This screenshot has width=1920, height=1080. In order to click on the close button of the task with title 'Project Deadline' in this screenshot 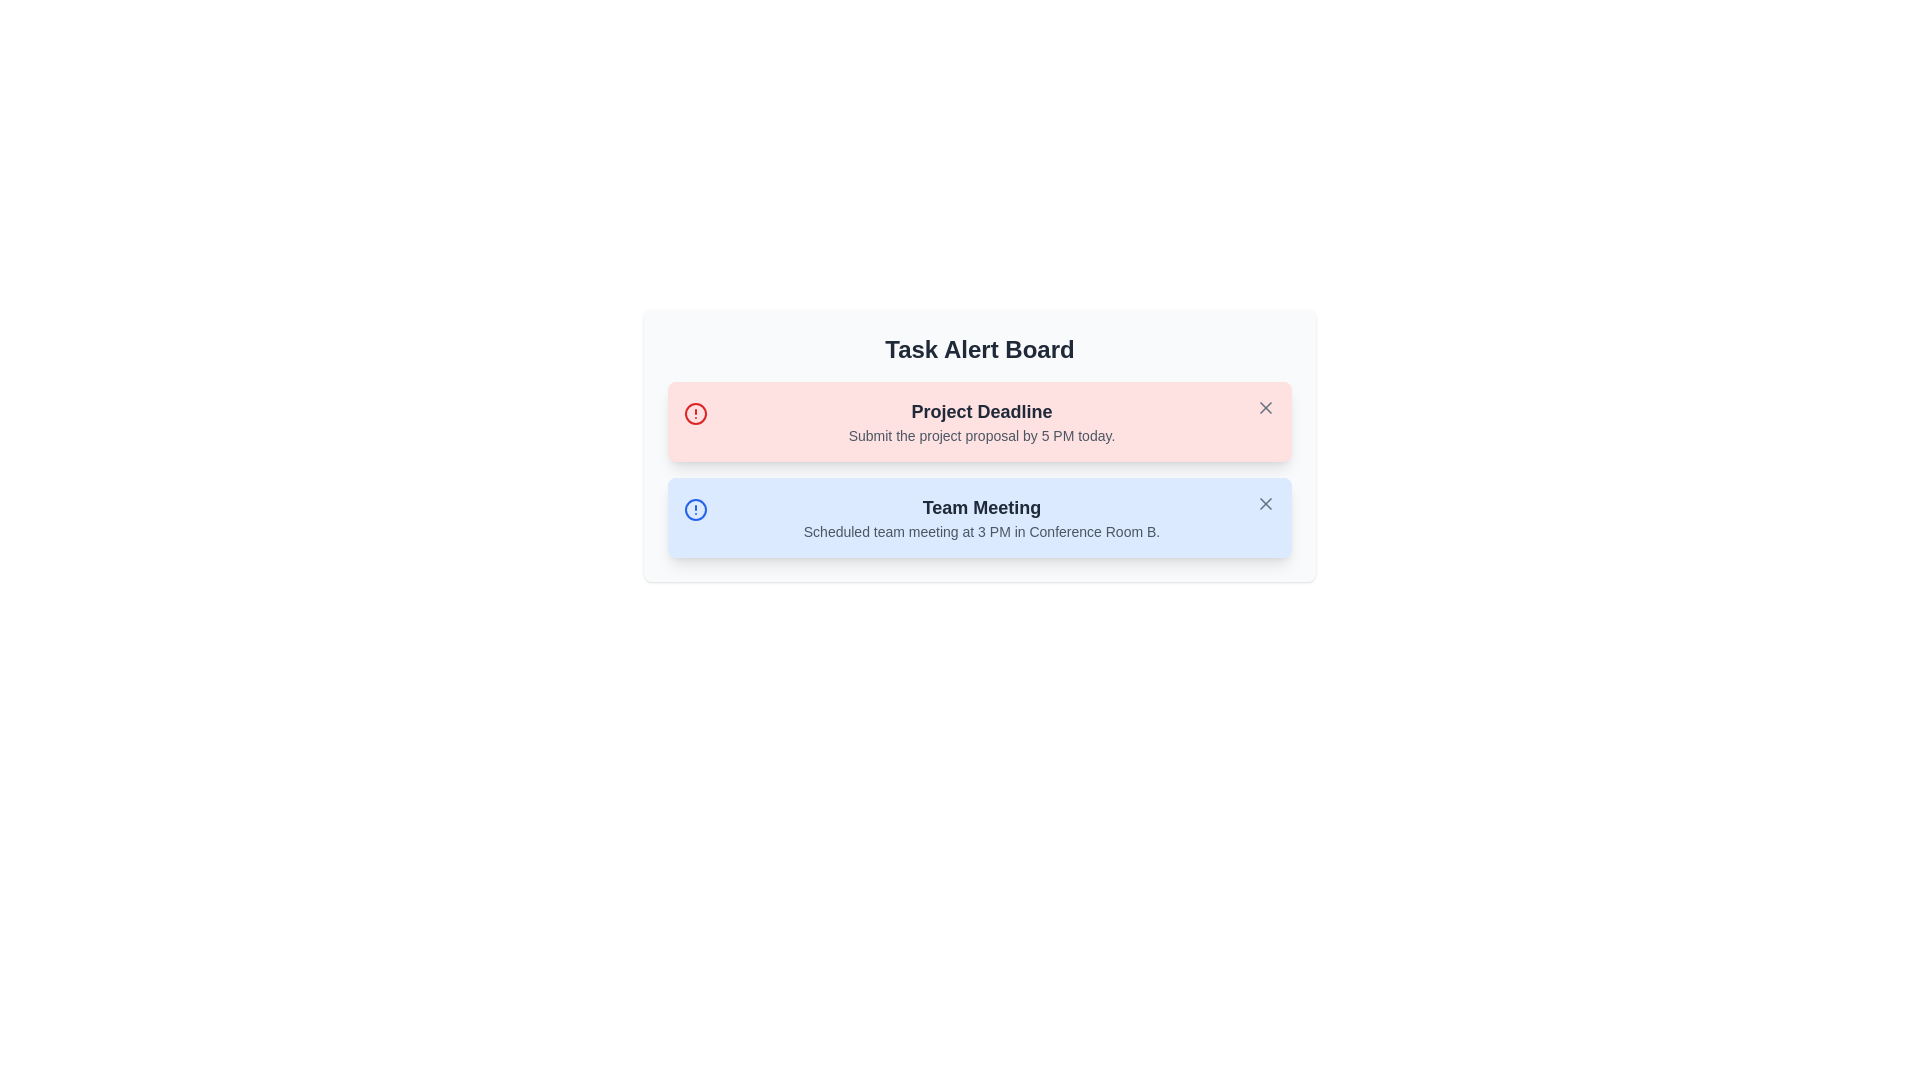, I will do `click(1265, 407)`.